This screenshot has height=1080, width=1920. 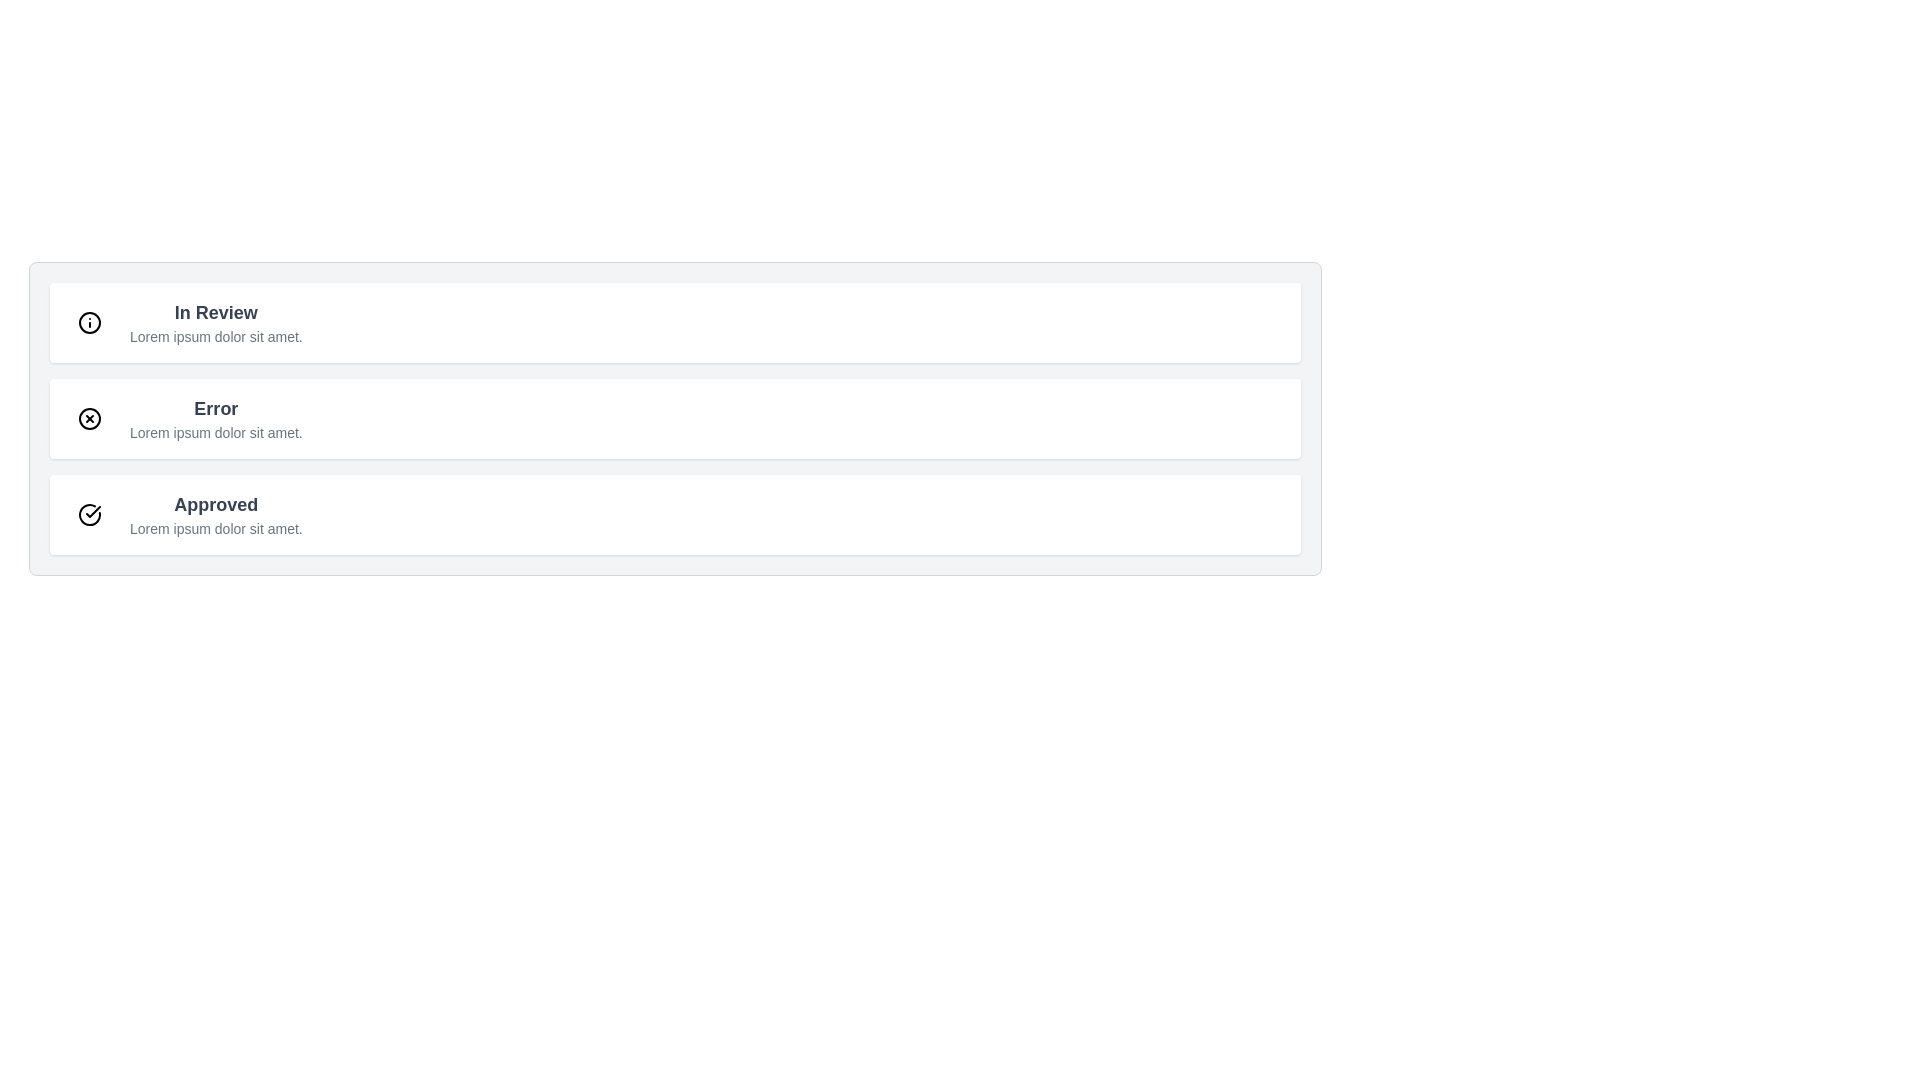 I want to click on the green 'approved' status icon located towards the bottom of the vertical layout, adjacent to the 'Approved' label and beneath the 'Error' section, so click(x=89, y=514).